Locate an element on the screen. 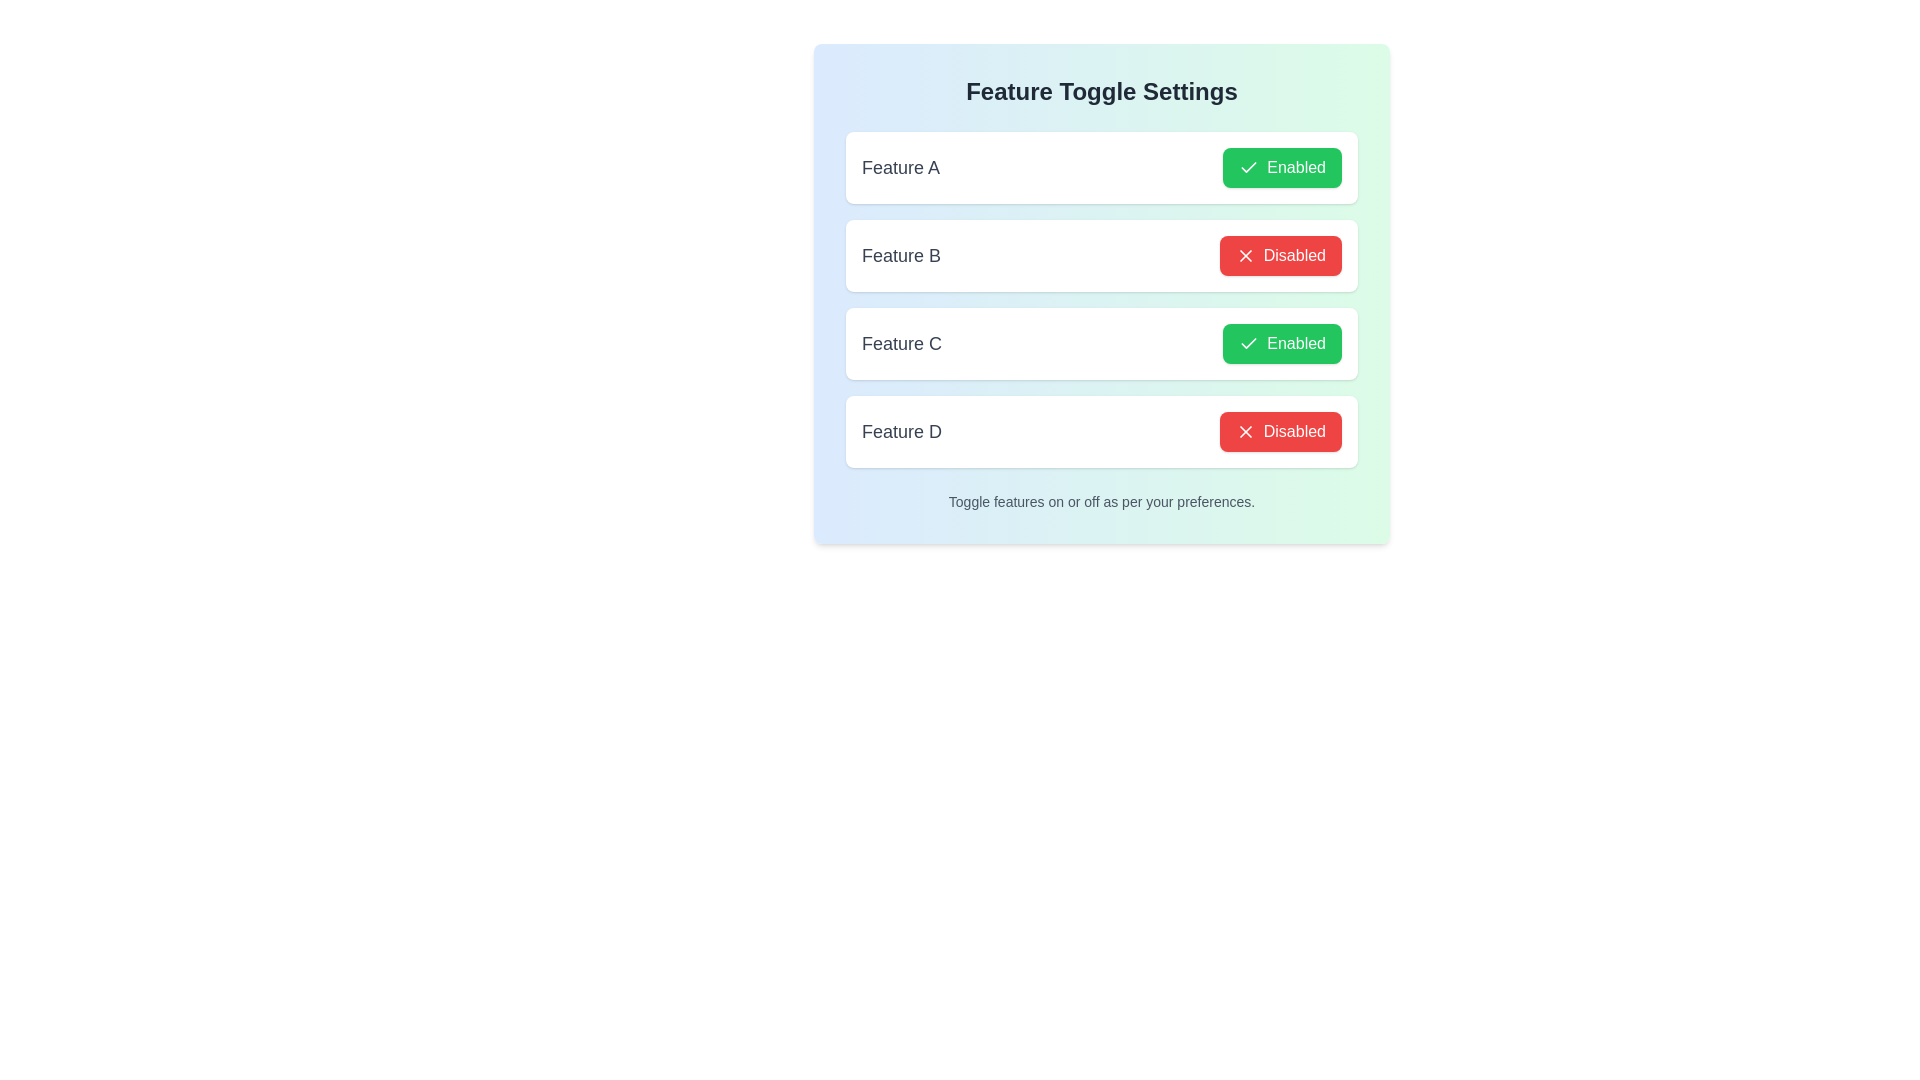 This screenshot has width=1920, height=1080. the button located under the 'Feature B' row is located at coordinates (1280, 254).